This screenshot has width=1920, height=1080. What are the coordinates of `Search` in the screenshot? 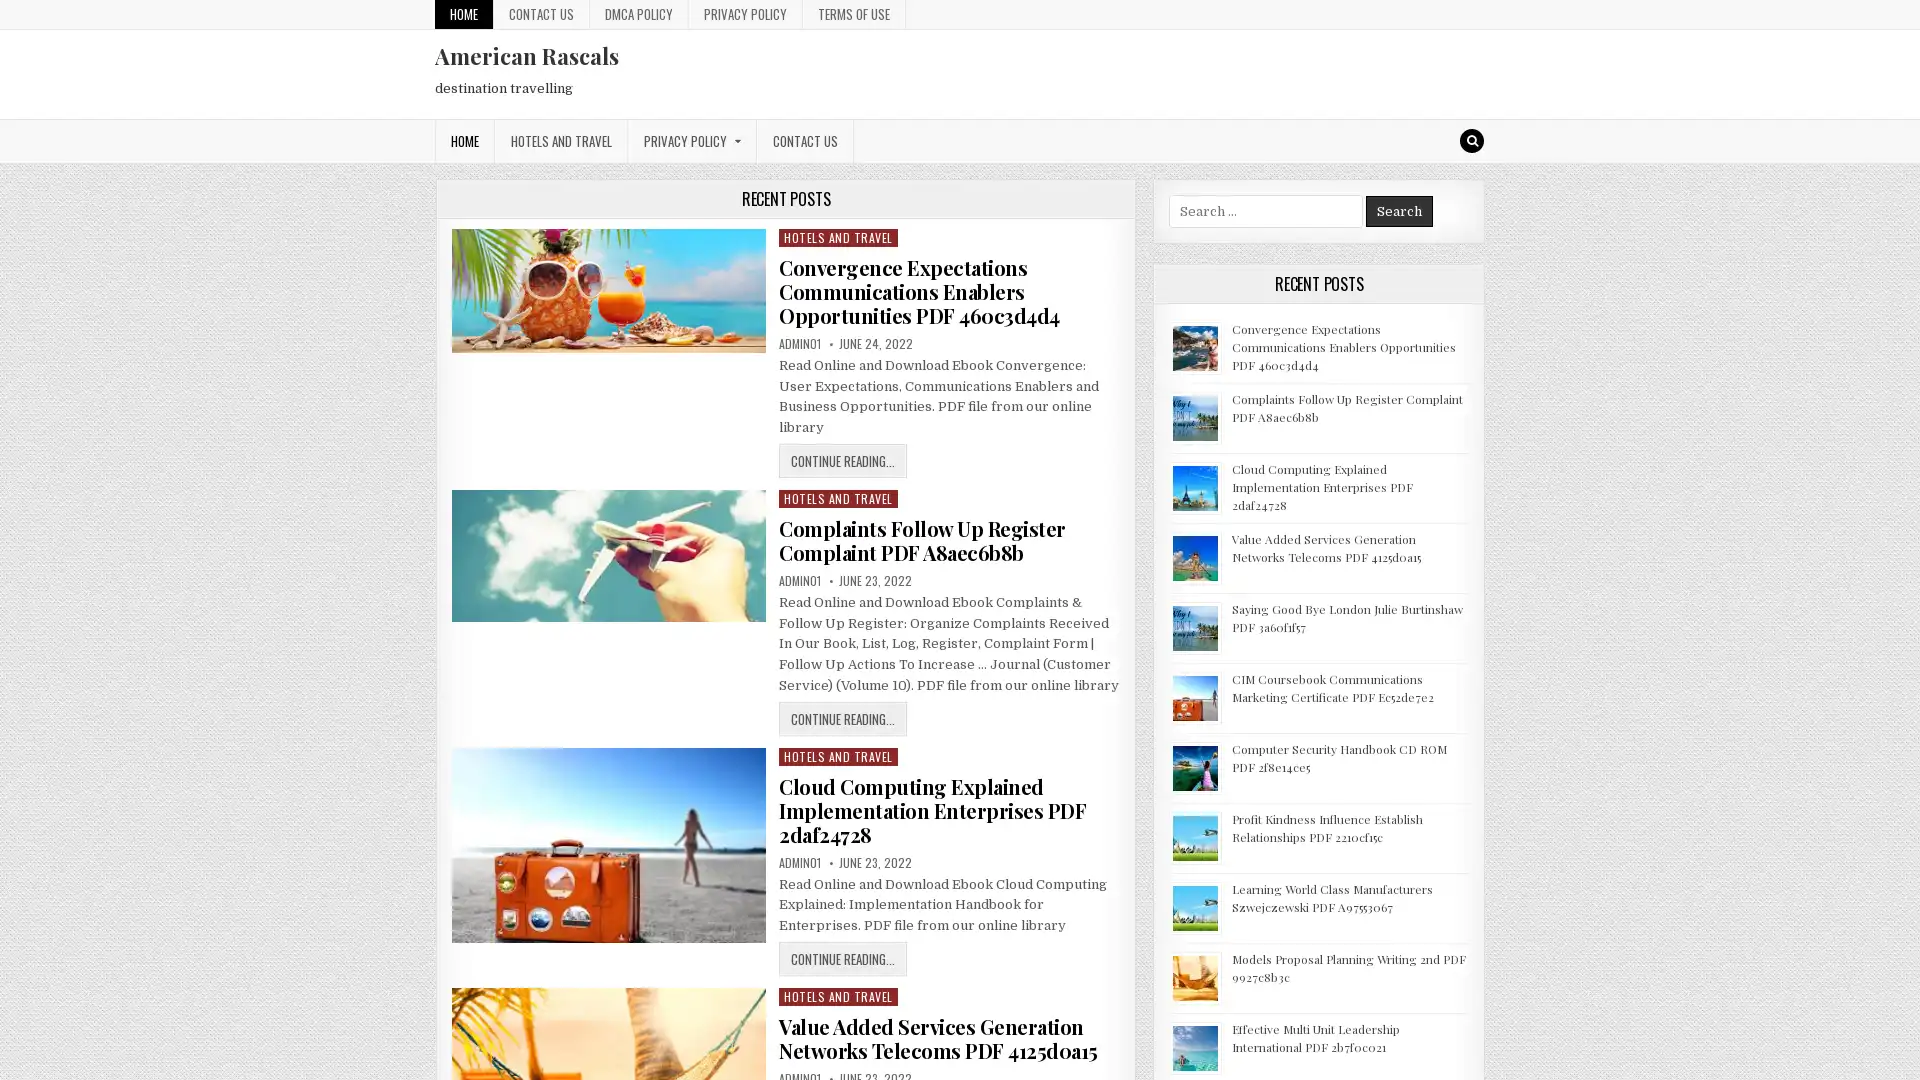 It's located at (1398, 211).